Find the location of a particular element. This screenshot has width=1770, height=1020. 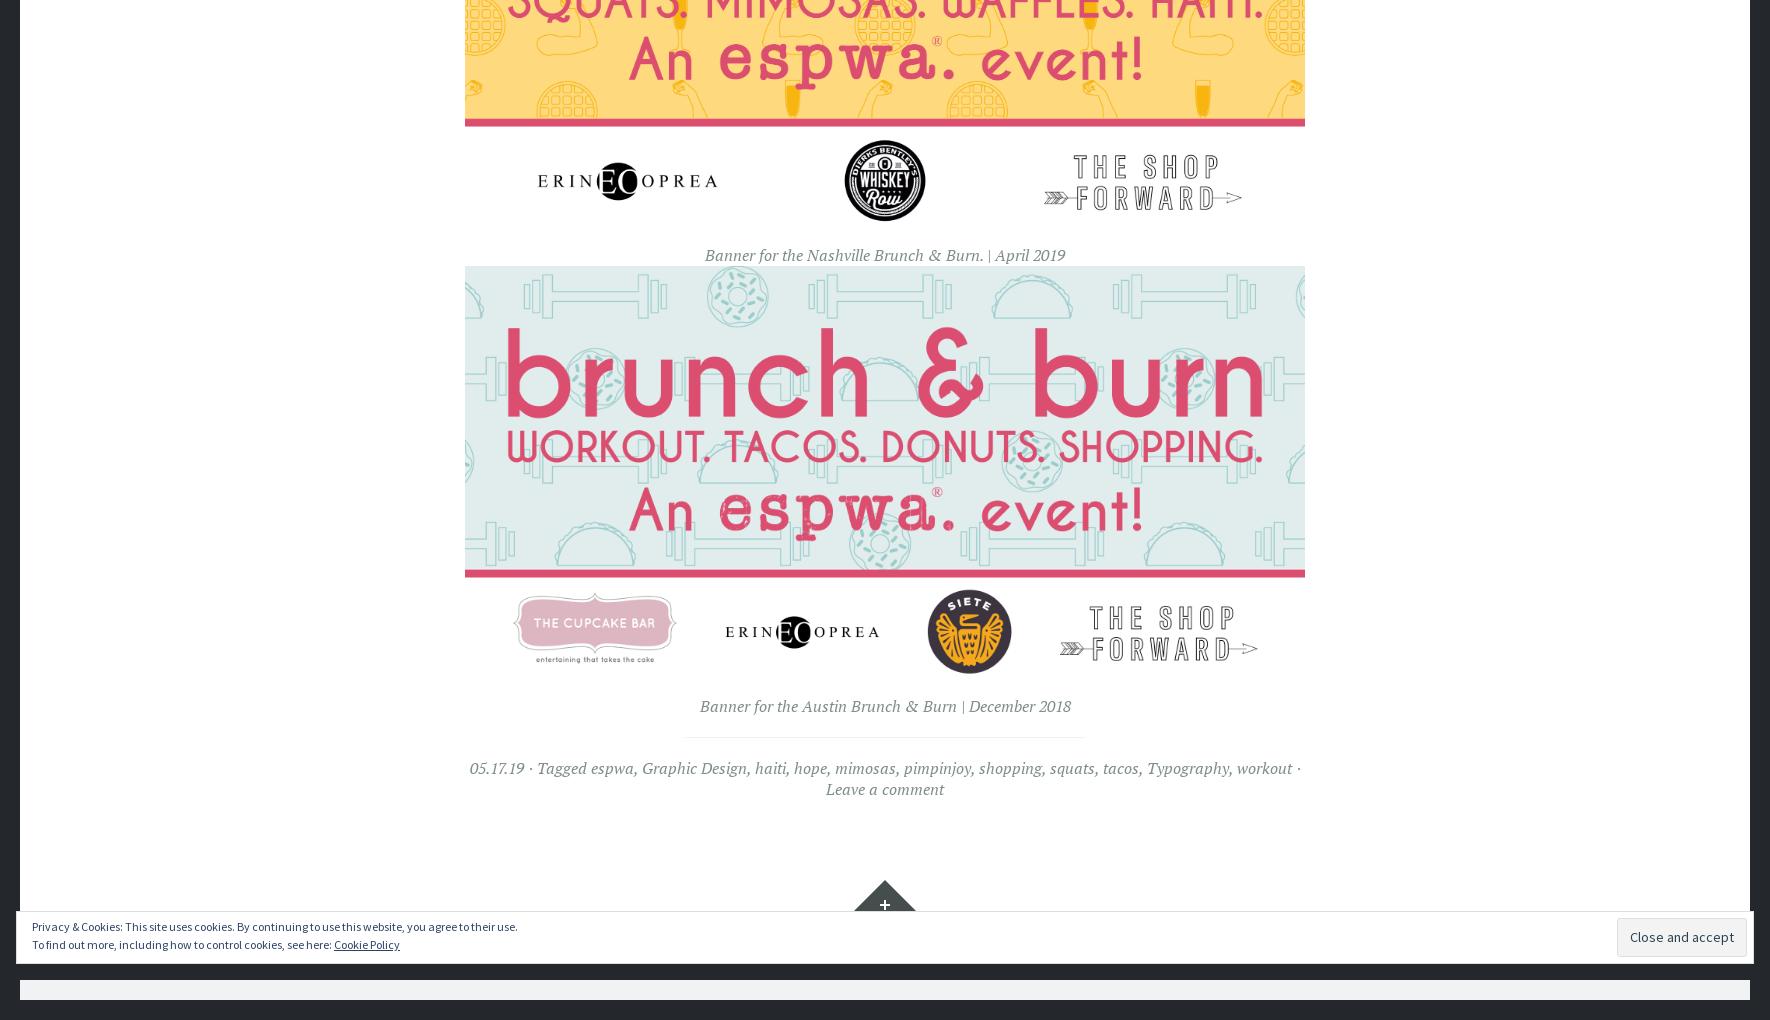

'mimosas' is located at coordinates (864, 766).